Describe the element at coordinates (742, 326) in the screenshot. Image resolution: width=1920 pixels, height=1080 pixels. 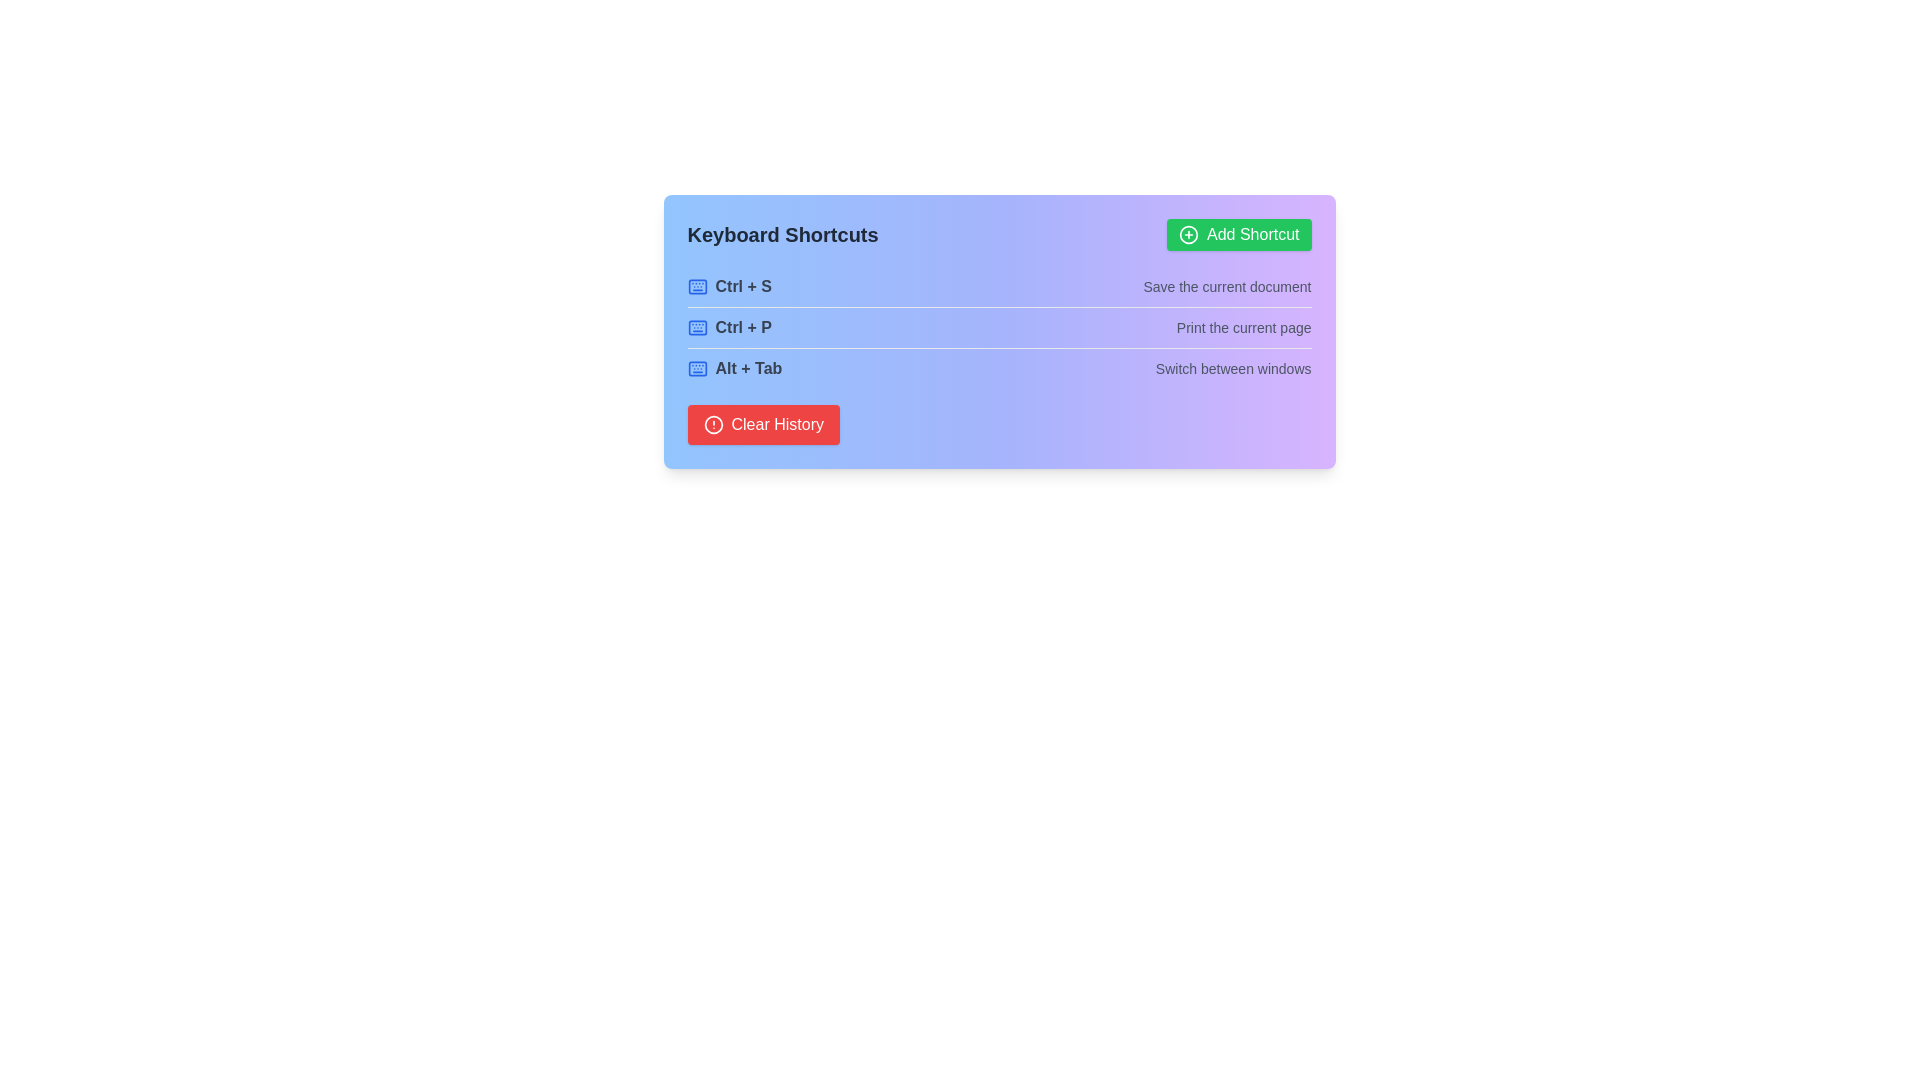
I see `the text label that represents the keyboard shortcut 'Ctrl + P', located as the second item in the list of keyboard shortcuts, aligned with a keyboard icon` at that location.